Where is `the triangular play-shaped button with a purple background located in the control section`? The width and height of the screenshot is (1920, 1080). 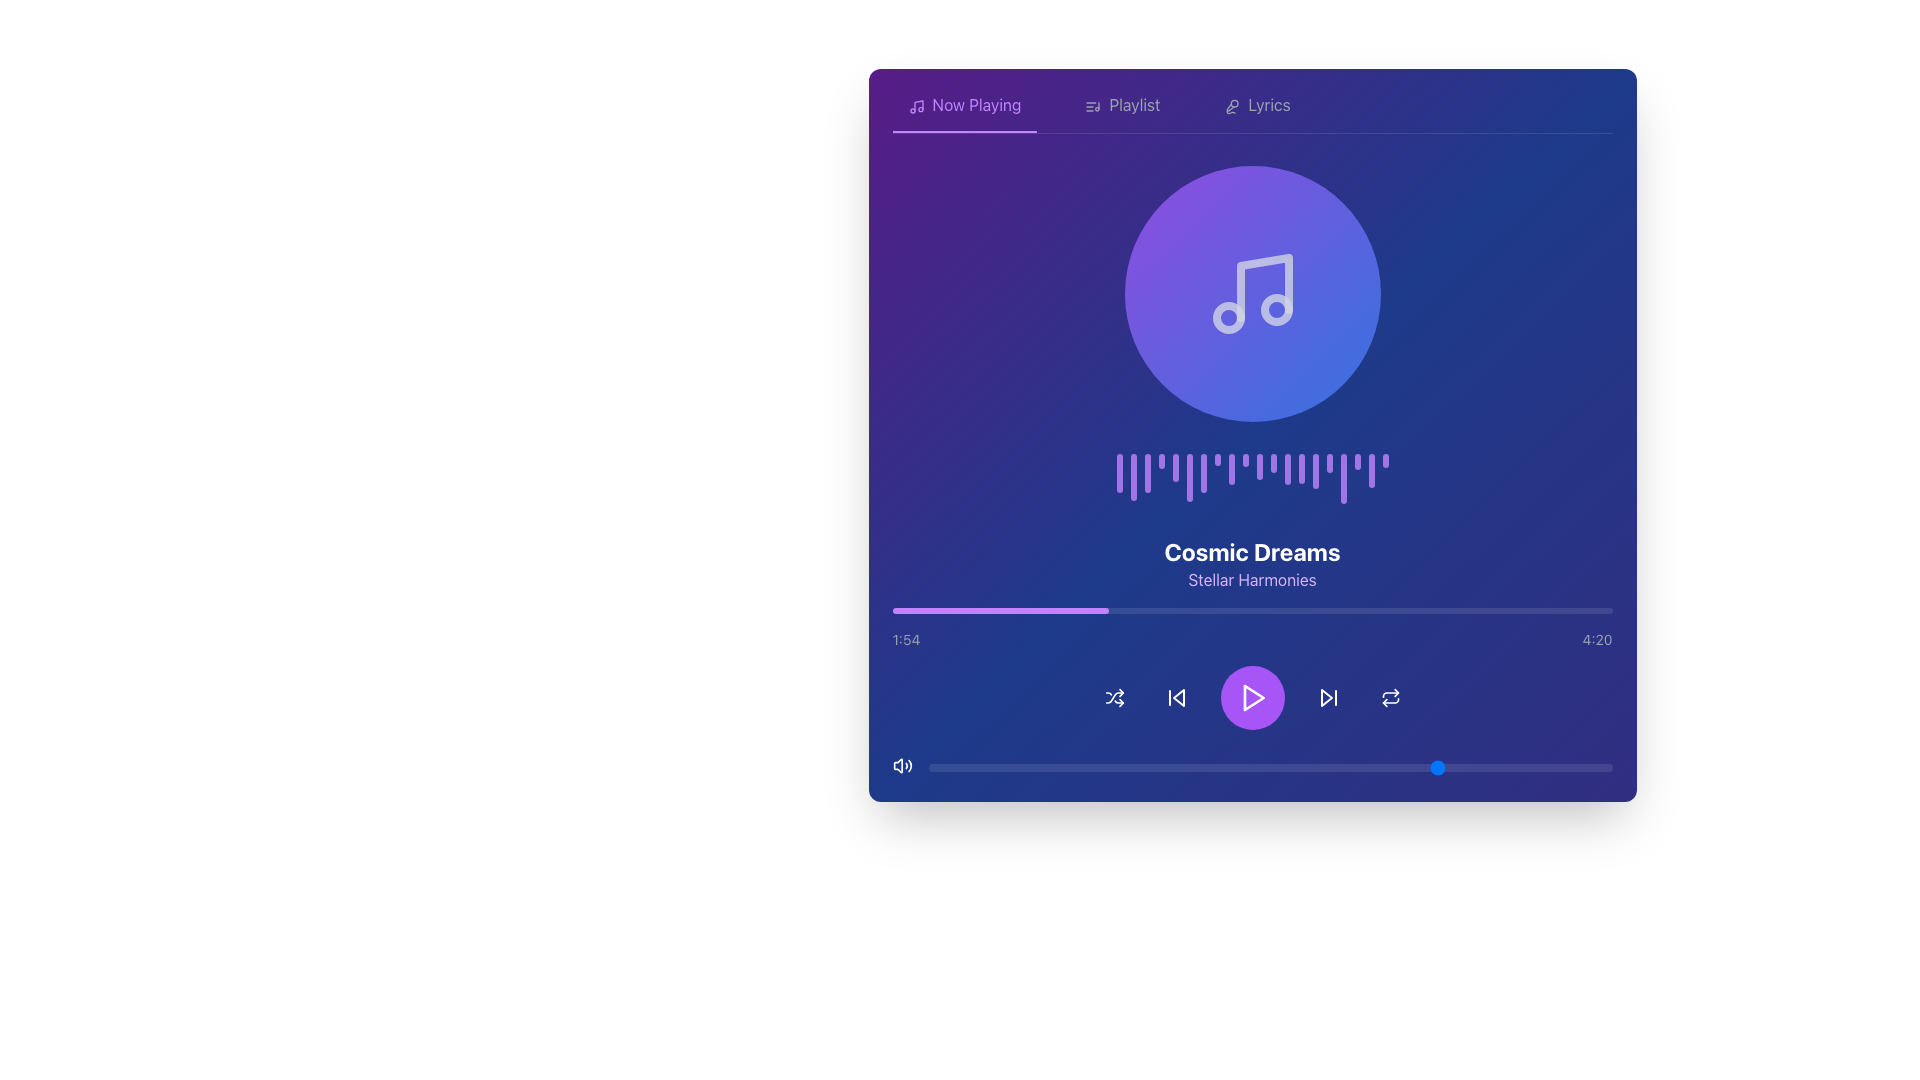
the triangular play-shaped button with a purple background located in the control section is located at coordinates (1251, 697).